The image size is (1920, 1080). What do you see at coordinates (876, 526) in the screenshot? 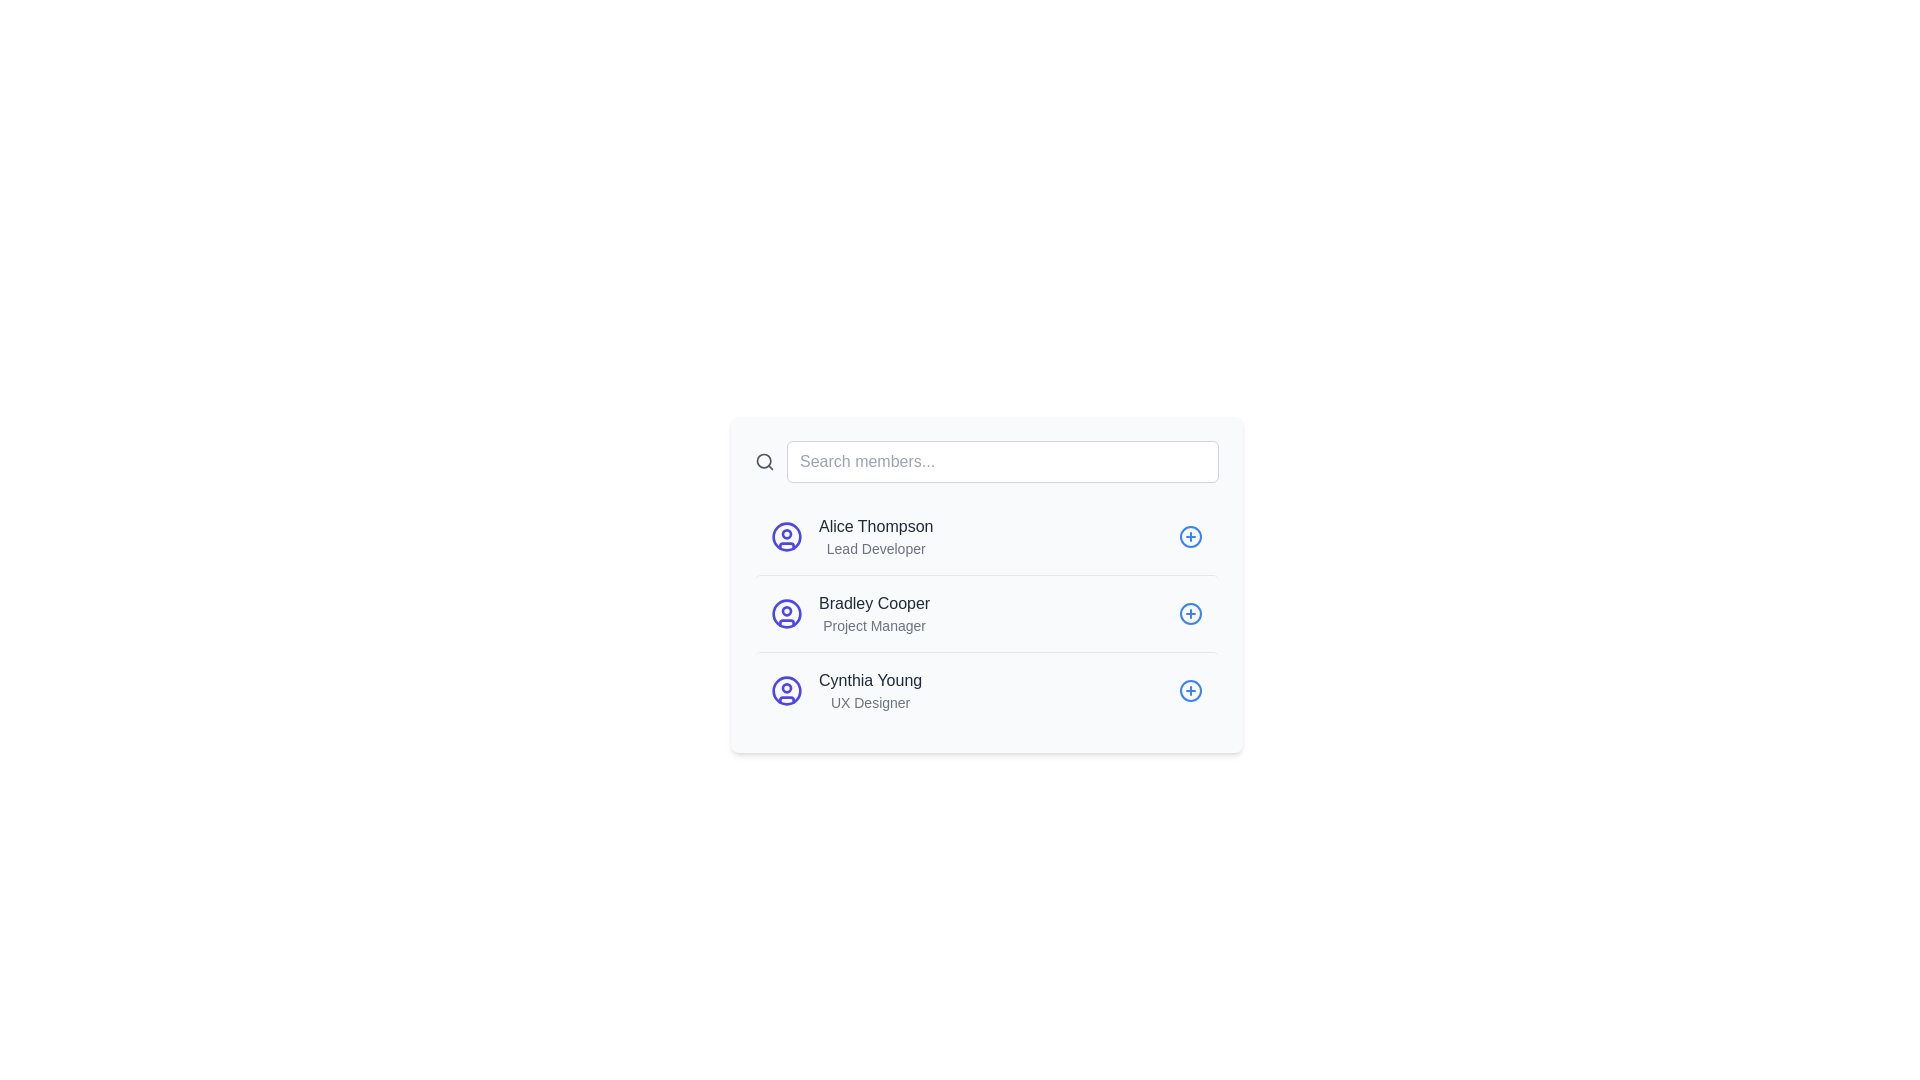
I see `the static text label displaying the name 'Alice Thompson'` at bounding box center [876, 526].